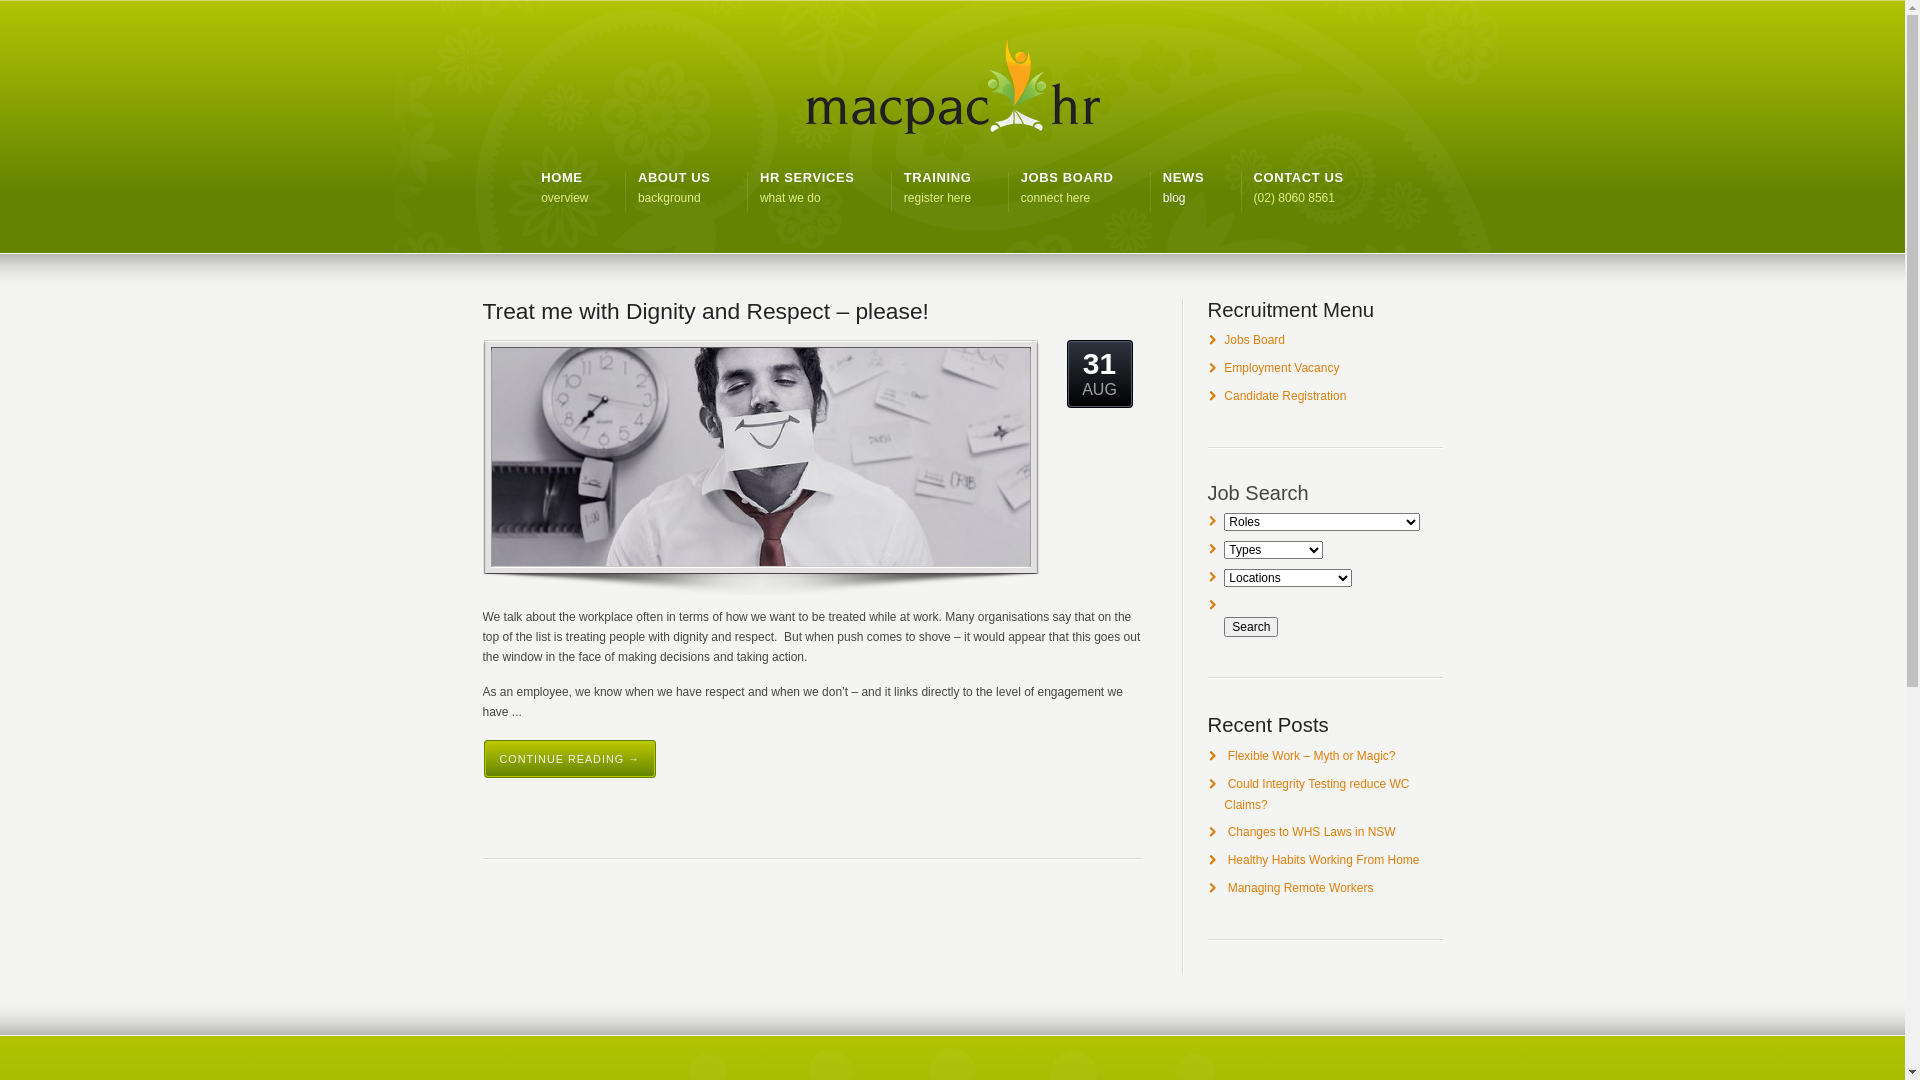 The height and width of the screenshot is (1080, 1920). Describe the element at coordinates (1223, 626) in the screenshot. I see `'Search'` at that location.